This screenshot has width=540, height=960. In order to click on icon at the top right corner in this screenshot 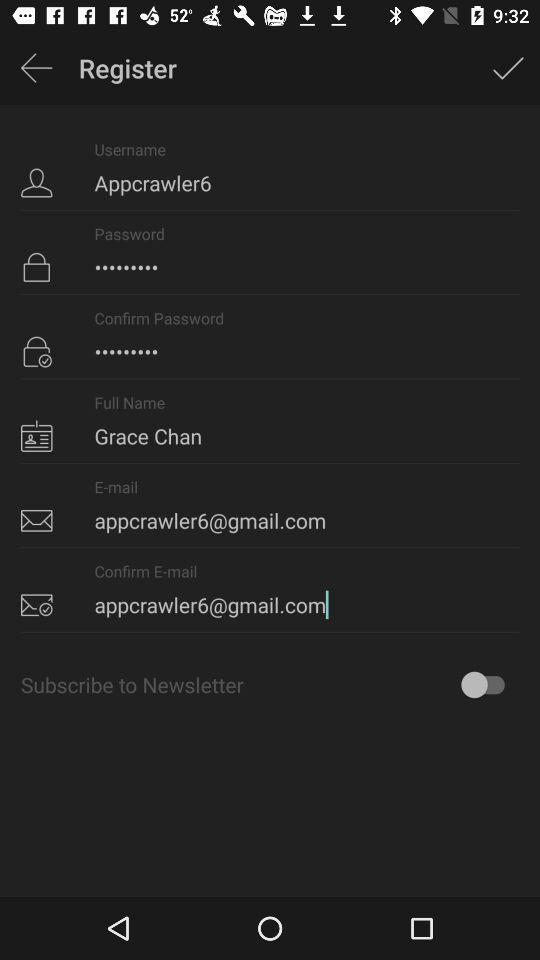, I will do `click(508, 68)`.